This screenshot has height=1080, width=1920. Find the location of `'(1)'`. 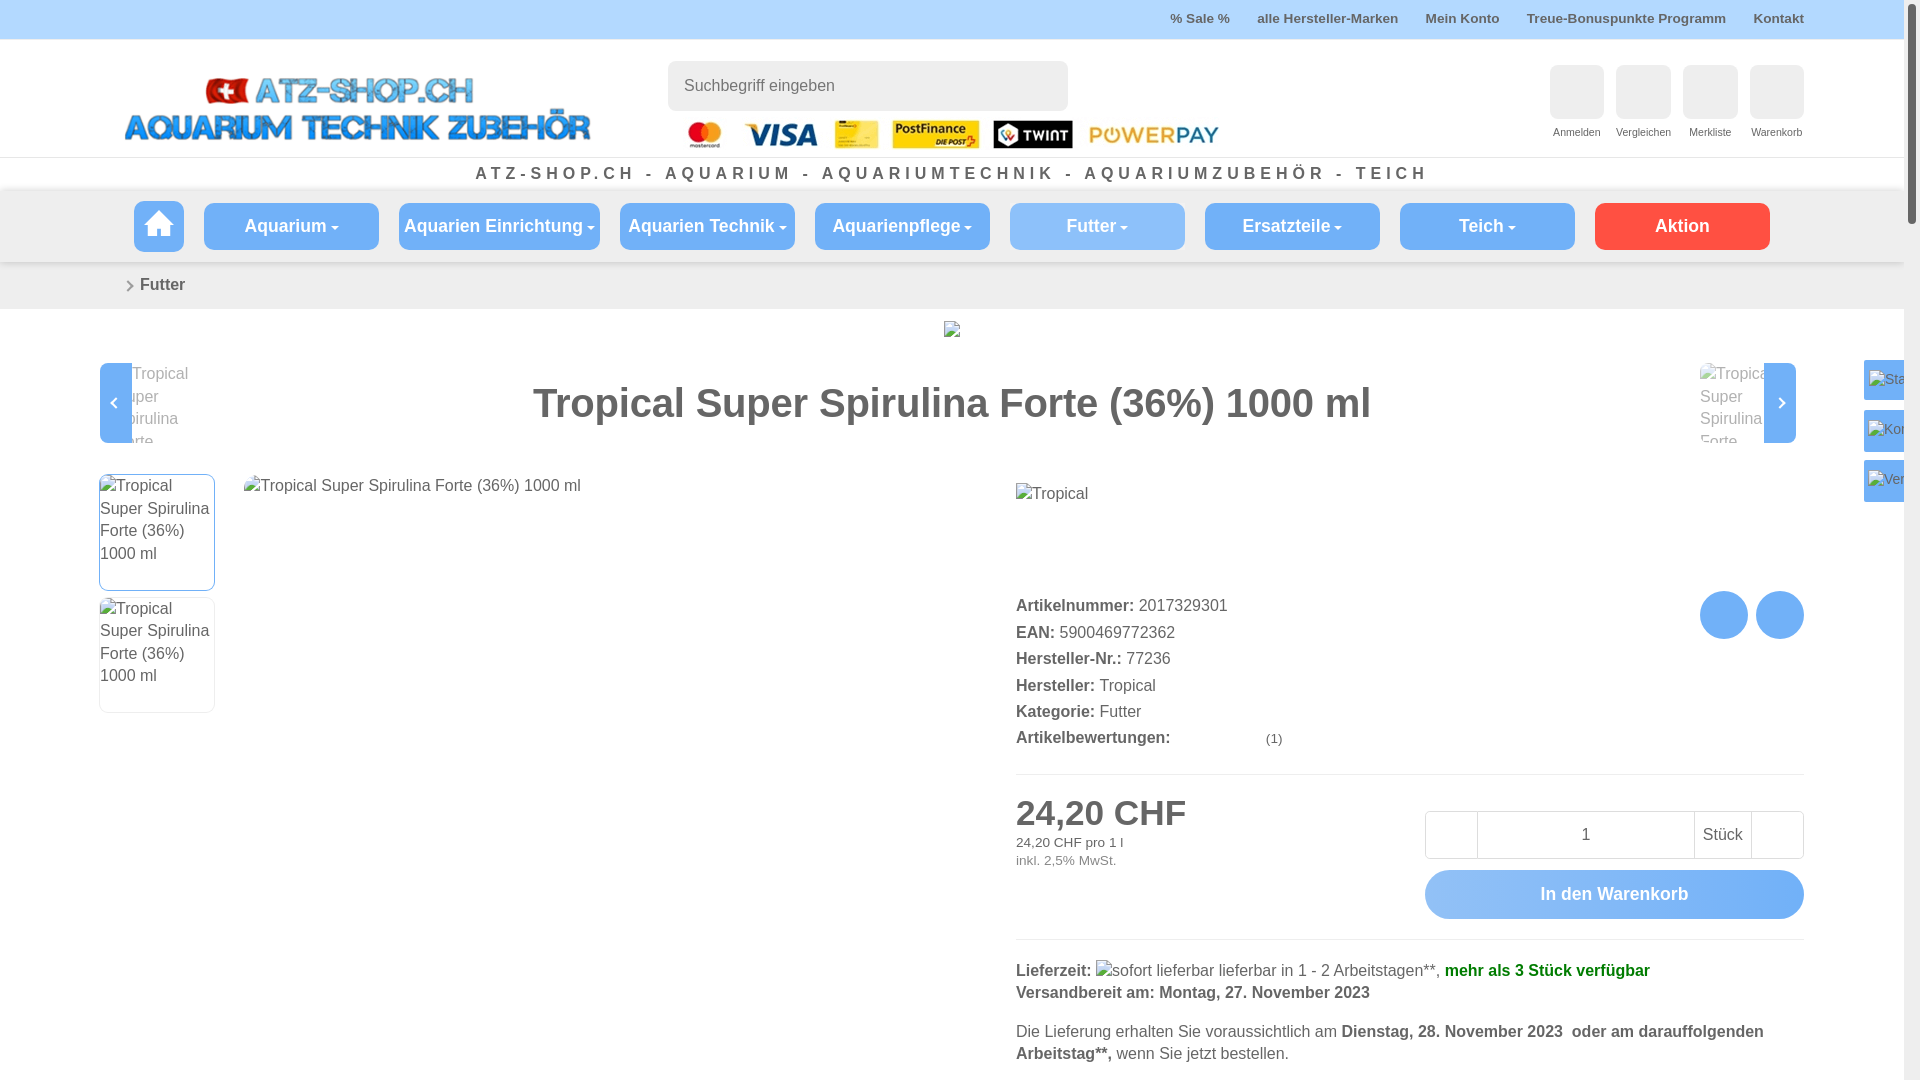

'(1)' is located at coordinates (1229, 739).